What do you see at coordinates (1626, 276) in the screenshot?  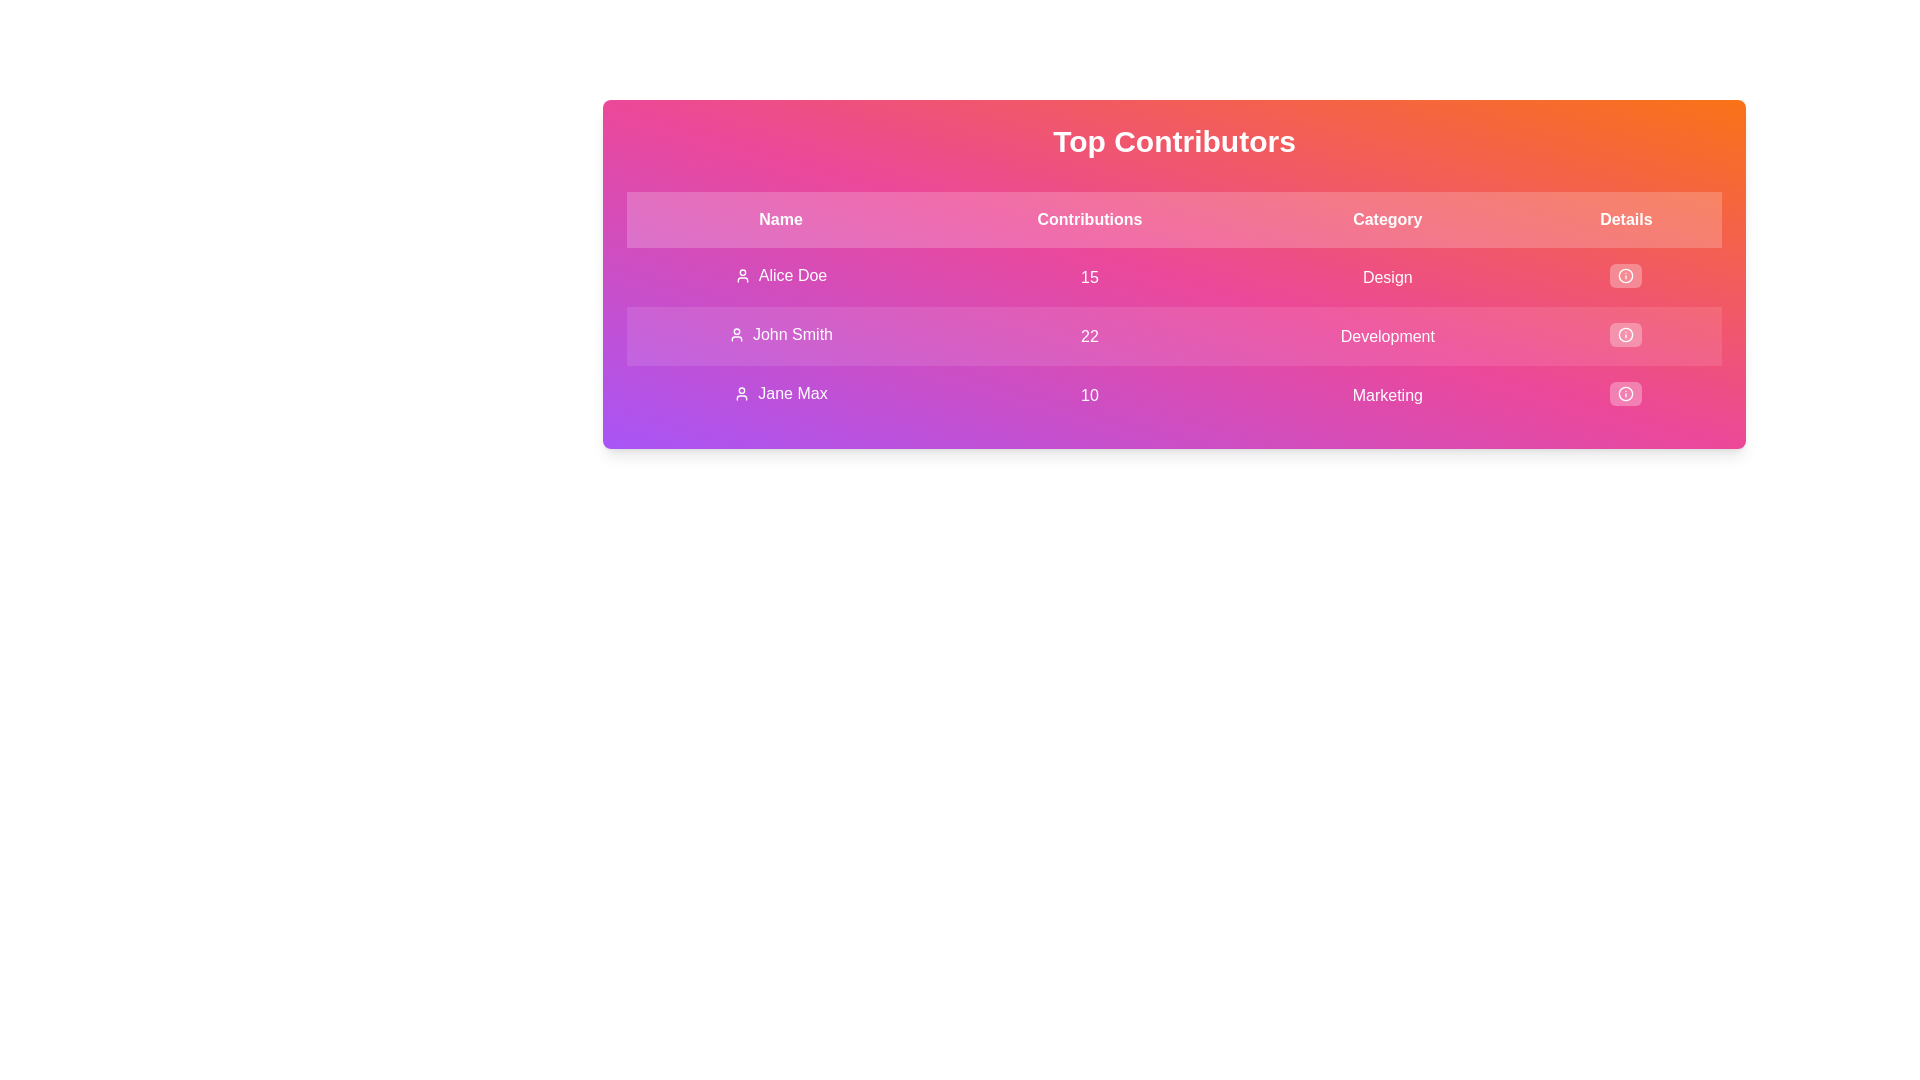 I see `the button located in the third column of the first data row under the 'Details' header, beside 'Design' and '15' columns` at bounding box center [1626, 276].